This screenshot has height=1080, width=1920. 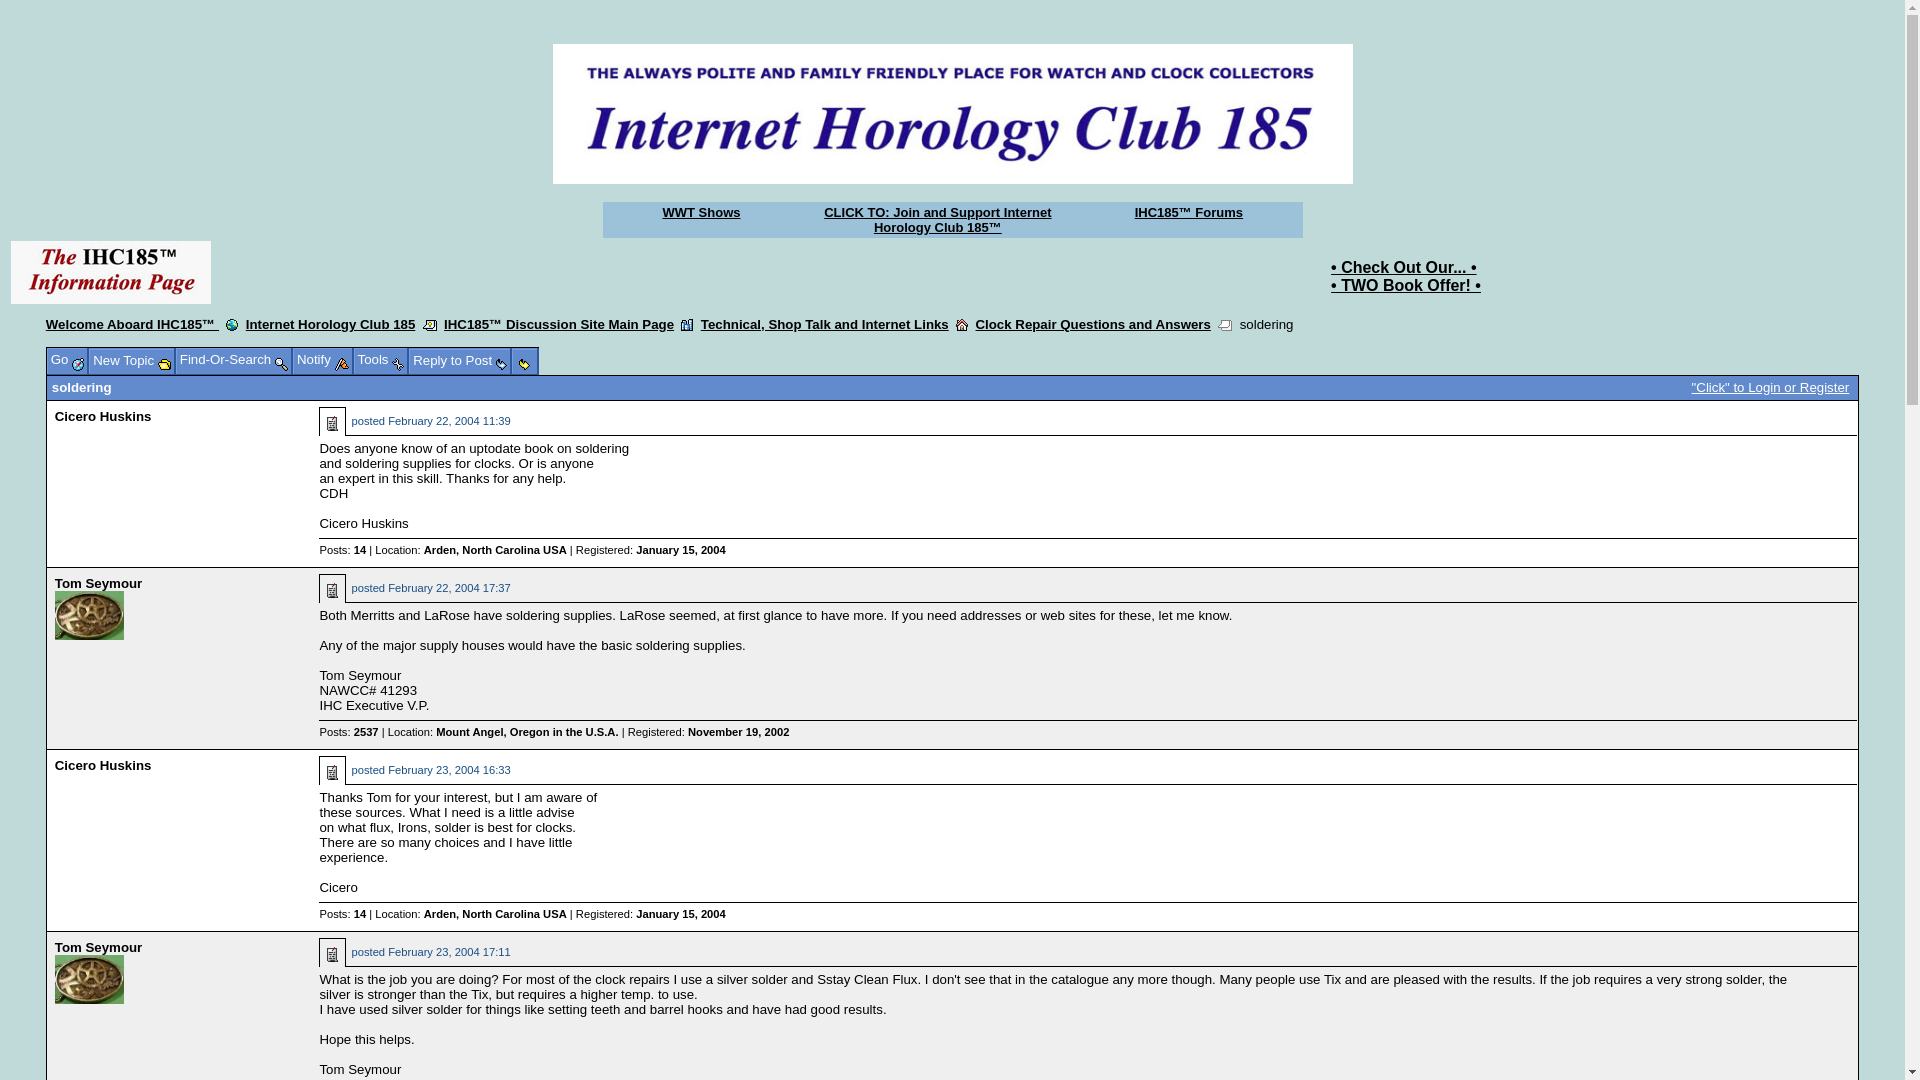 What do you see at coordinates (382, 361) in the screenshot?
I see `'Tools'` at bounding box center [382, 361].